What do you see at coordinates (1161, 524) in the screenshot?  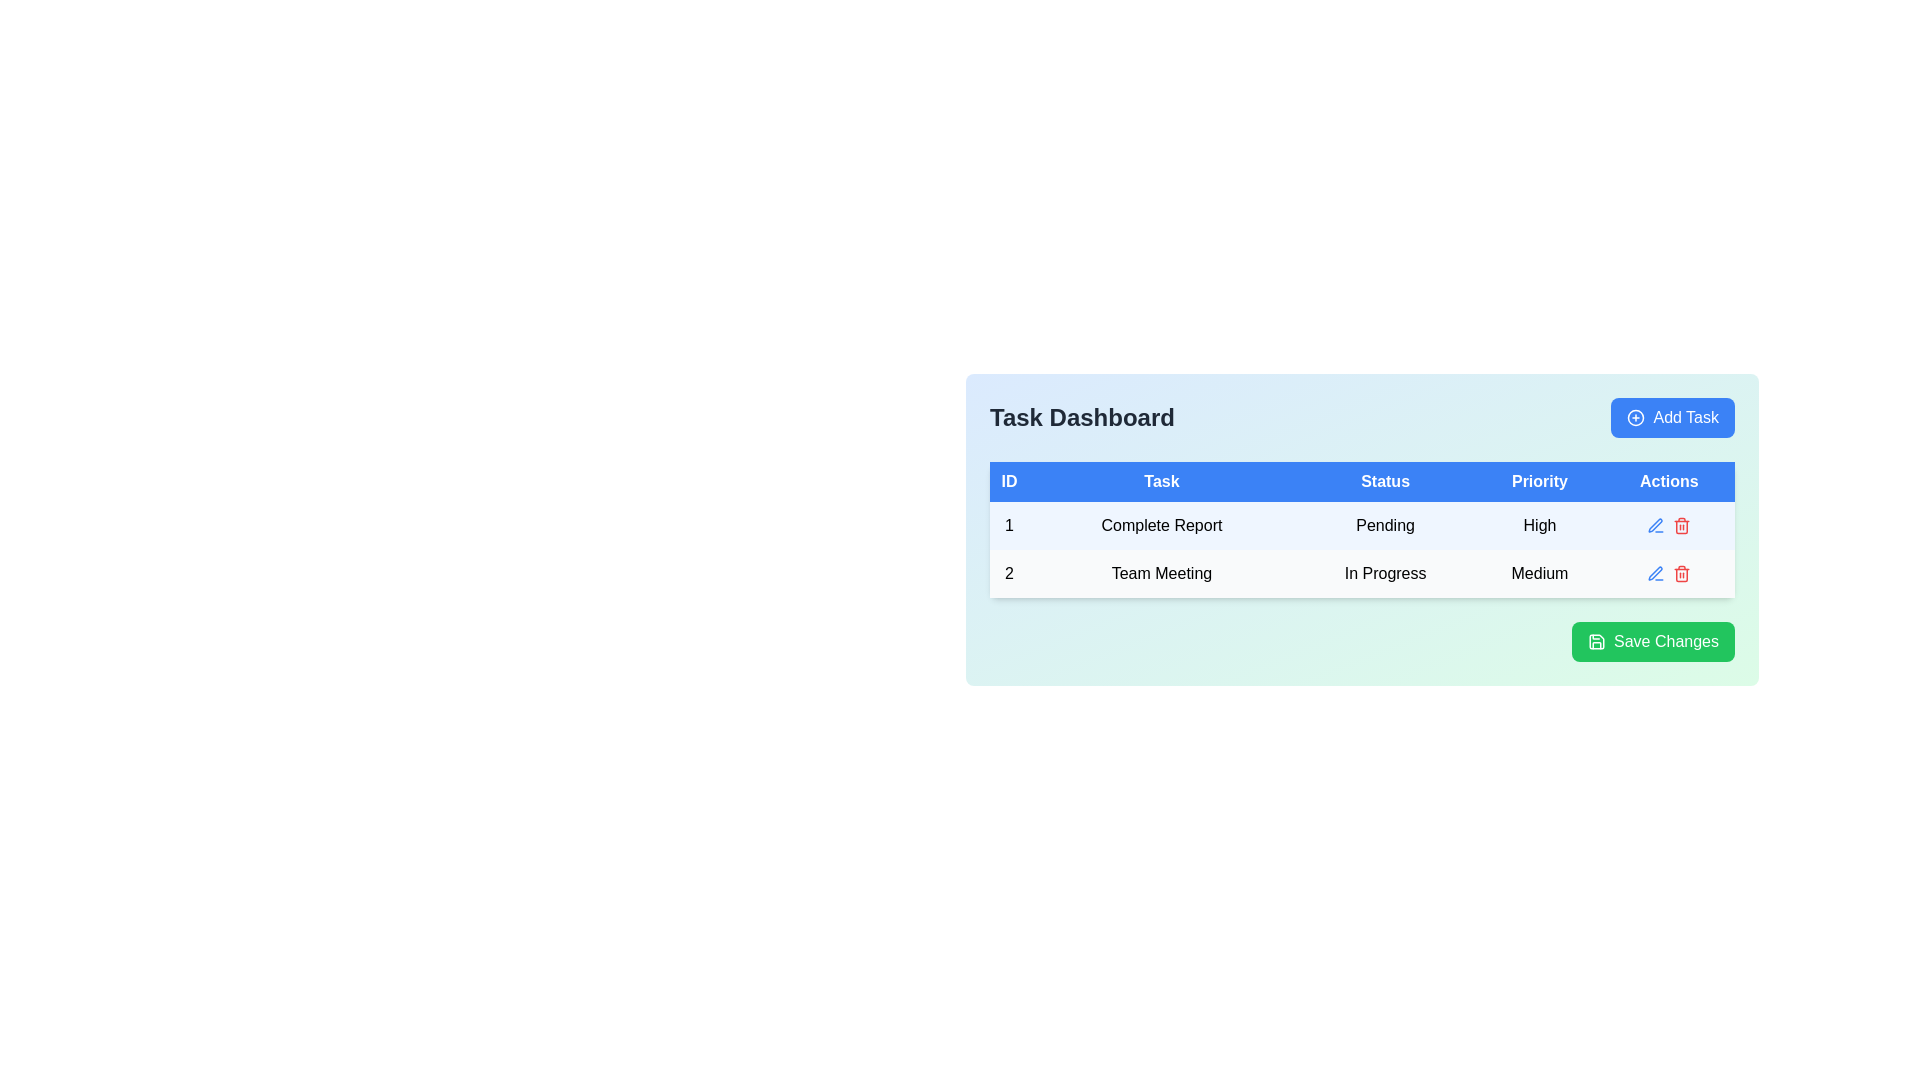 I see `the text label displaying 'Complete Report' in the 'Task' column of the 'Task Dashboard' table` at bounding box center [1161, 524].